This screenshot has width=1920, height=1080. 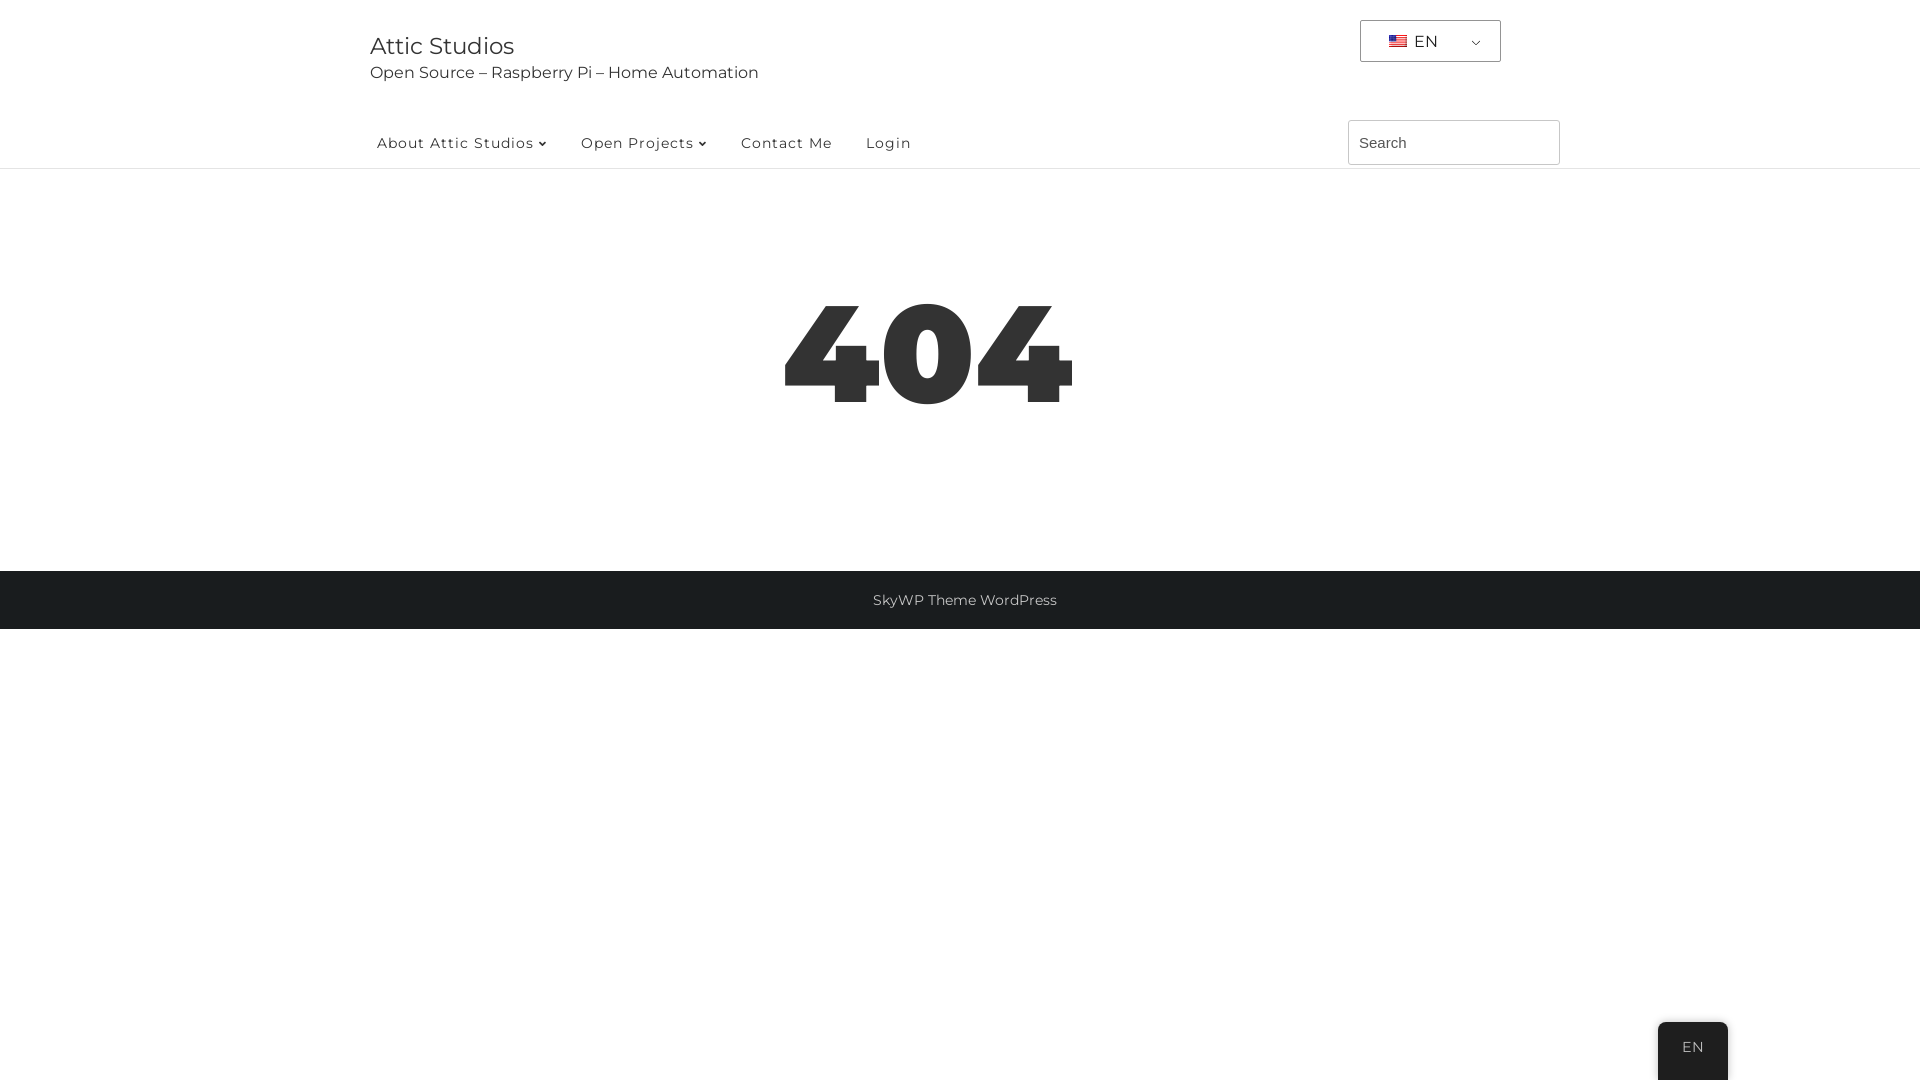 I want to click on 'About Attic Studios', so click(x=460, y=141).